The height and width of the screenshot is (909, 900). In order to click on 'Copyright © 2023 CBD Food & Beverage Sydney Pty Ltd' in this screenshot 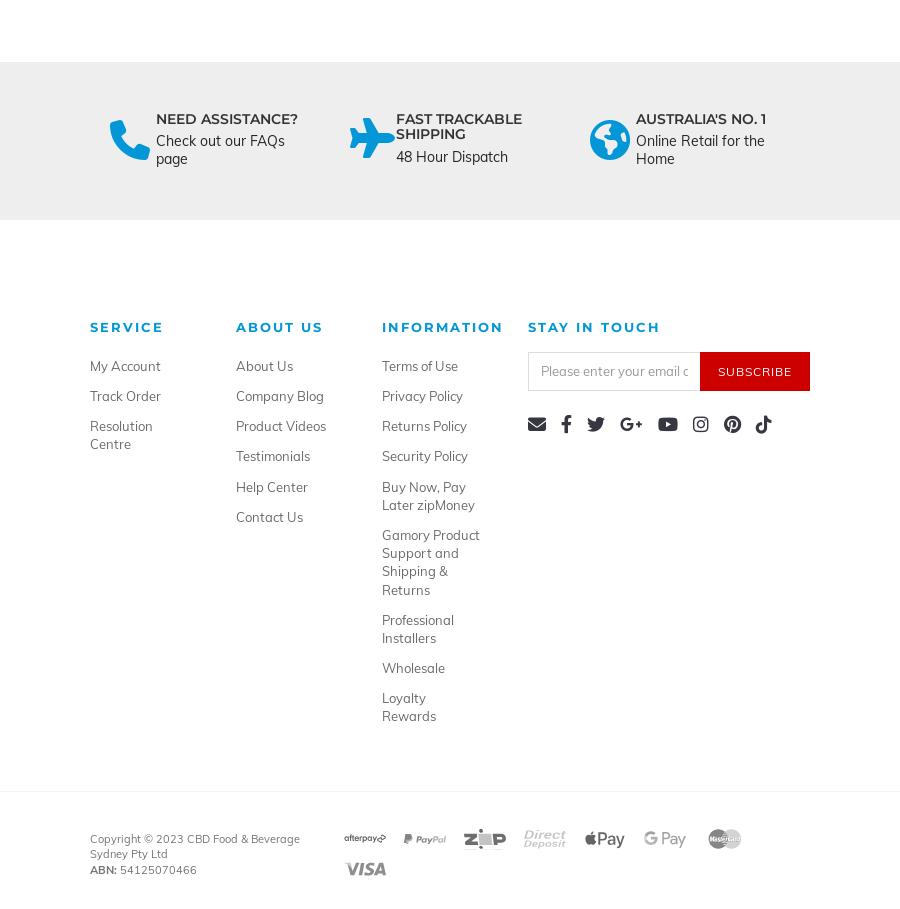, I will do `click(89, 845)`.